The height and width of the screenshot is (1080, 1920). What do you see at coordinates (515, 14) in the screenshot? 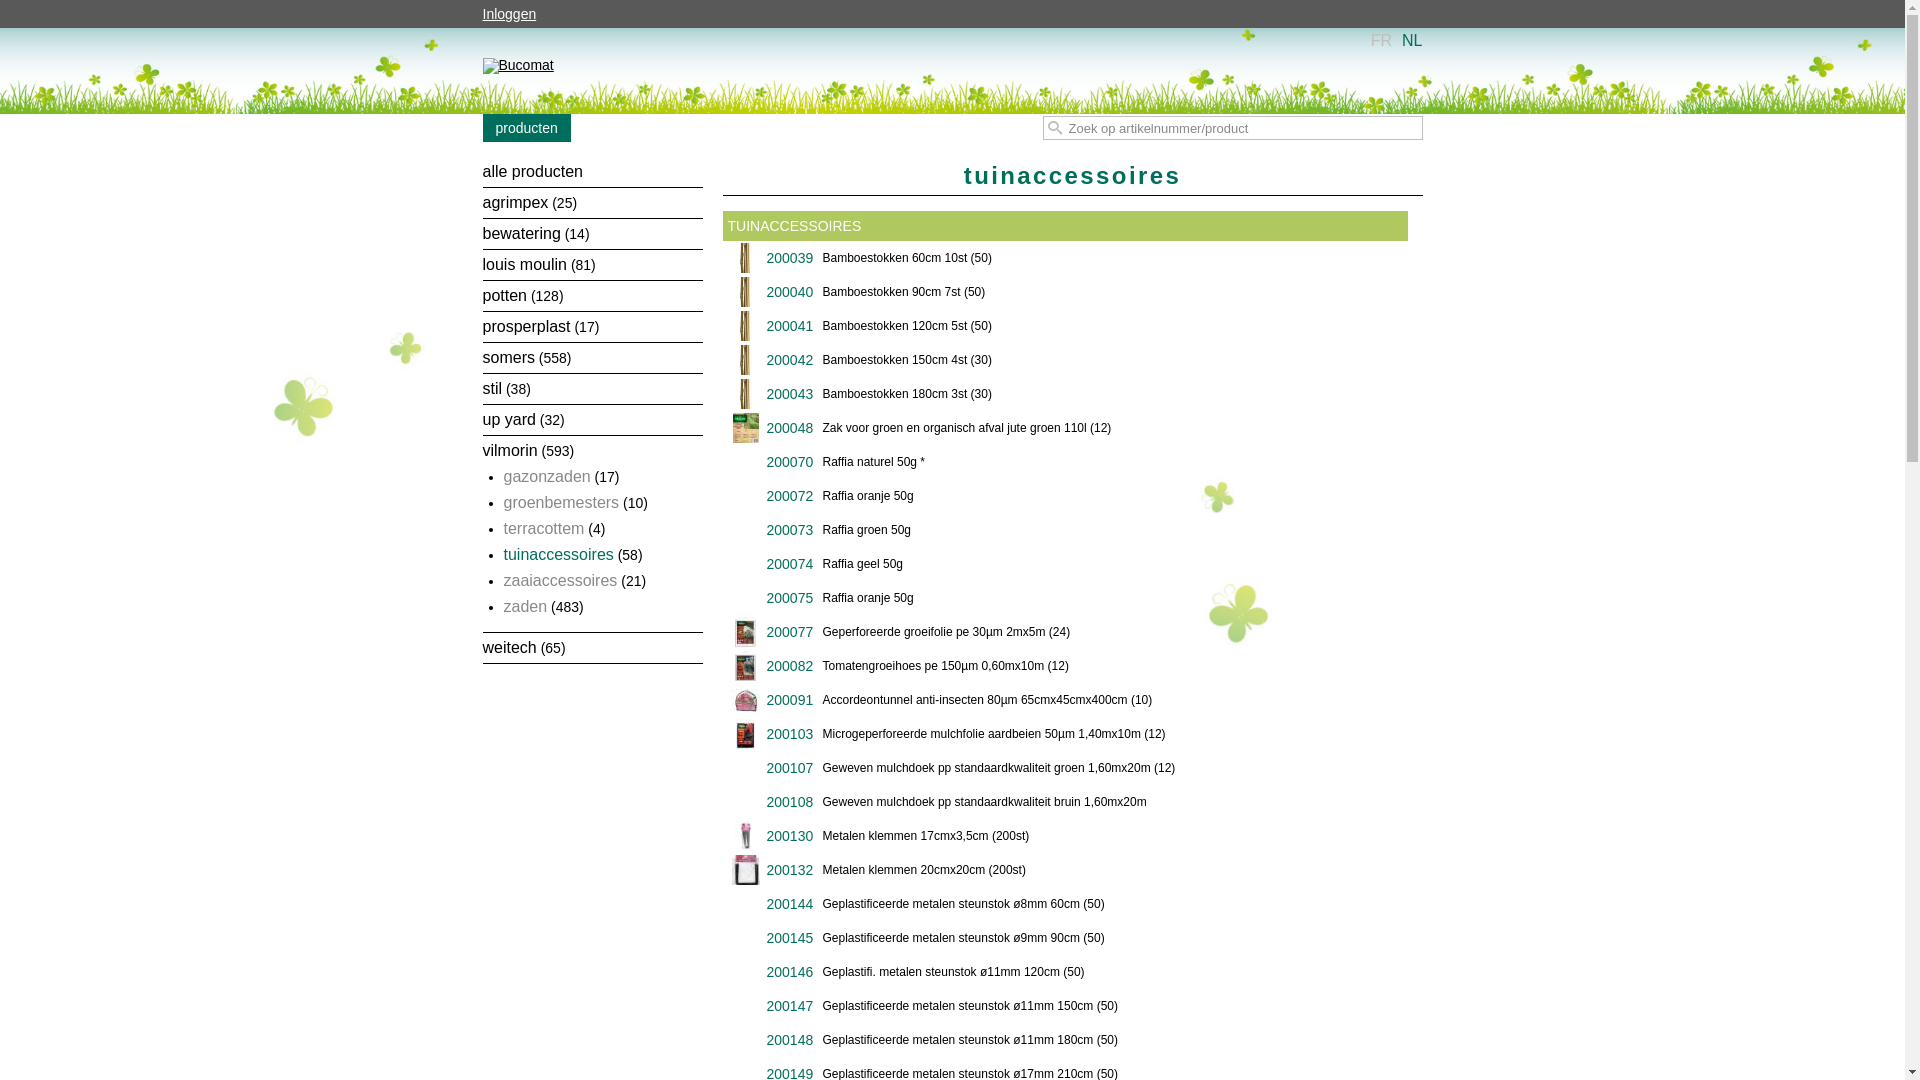
I see `'Inloggen'` at bounding box center [515, 14].